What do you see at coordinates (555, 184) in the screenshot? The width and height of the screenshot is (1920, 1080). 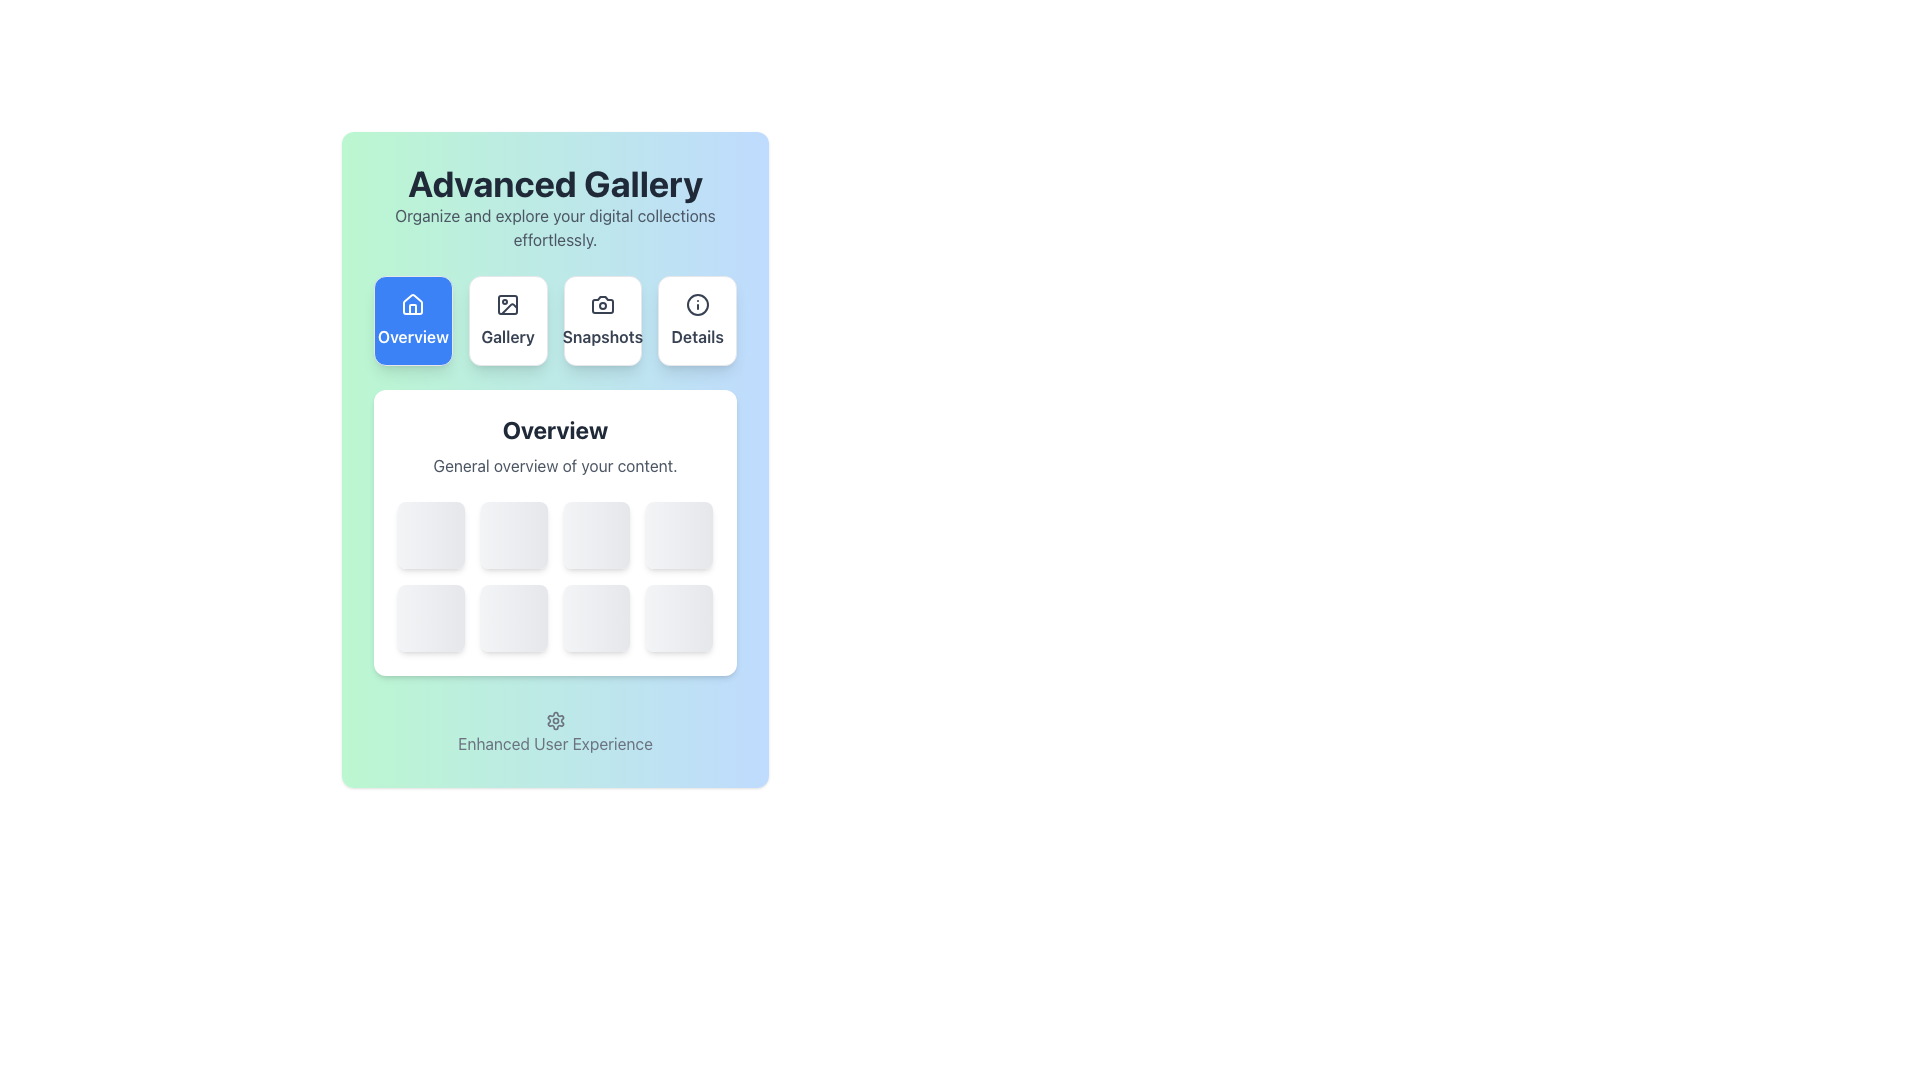 I see `title text located at the top of the page, which serves as the primary title of the section` at bounding box center [555, 184].